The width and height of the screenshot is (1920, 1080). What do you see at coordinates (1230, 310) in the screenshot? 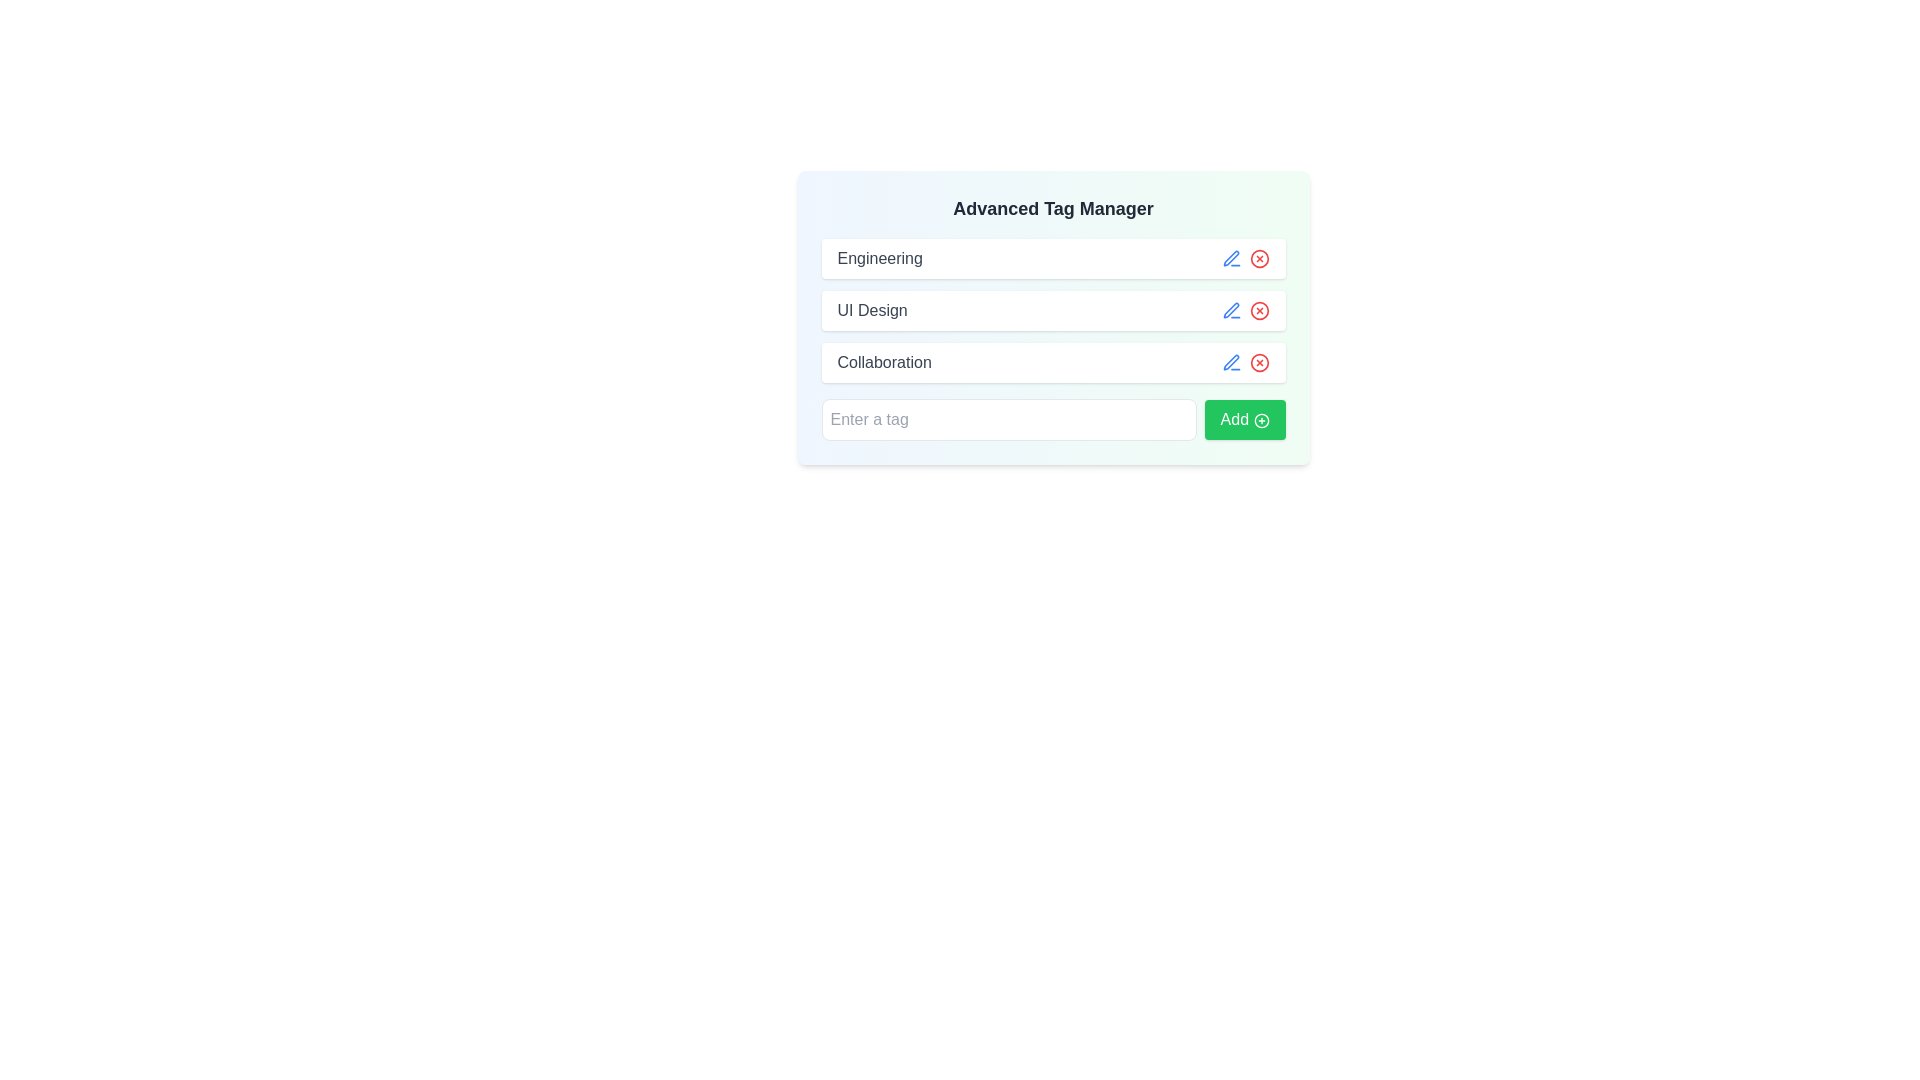
I see `the pen-shaped icon for editing options located in the second row of the tag manager next to the 'UI Design' text field` at bounding box center [1230, 310].